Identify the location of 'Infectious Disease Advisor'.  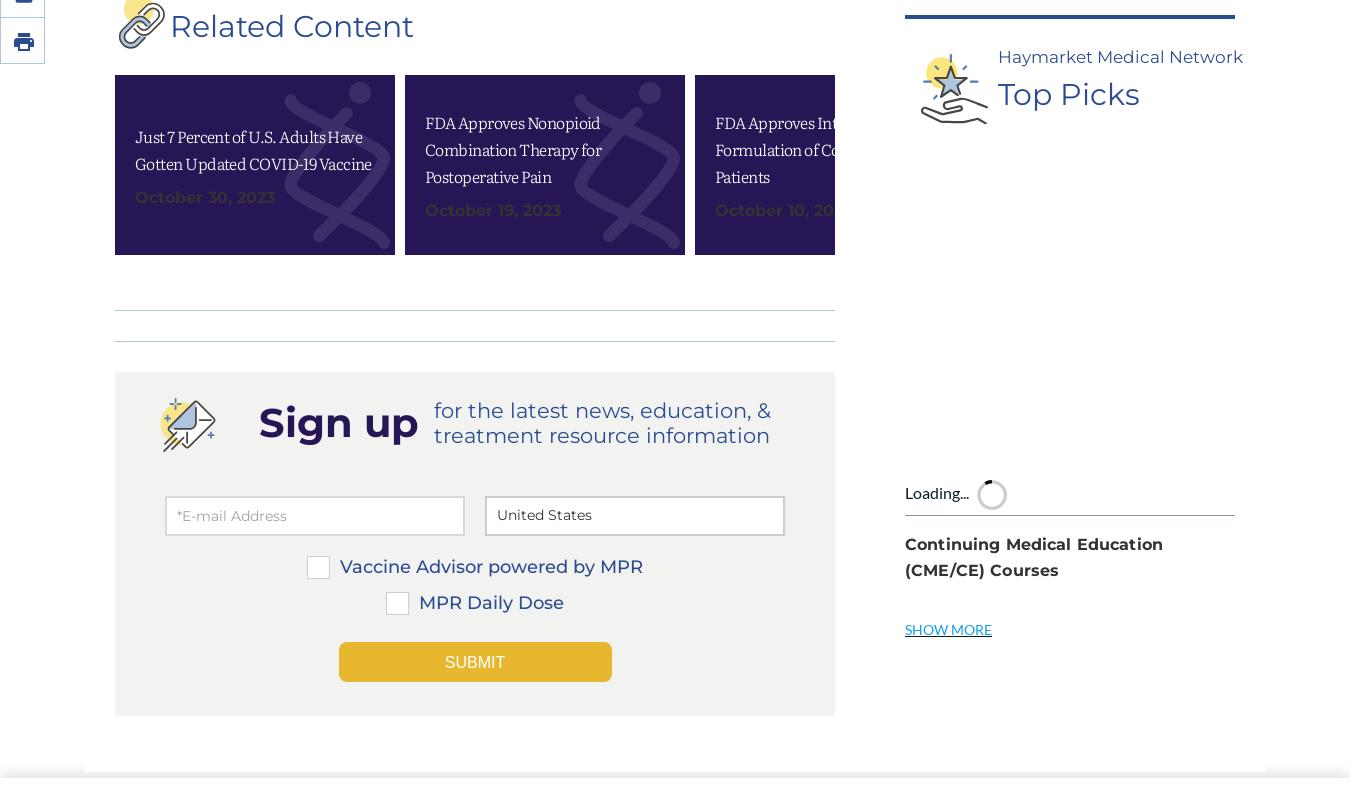
(792, 751).